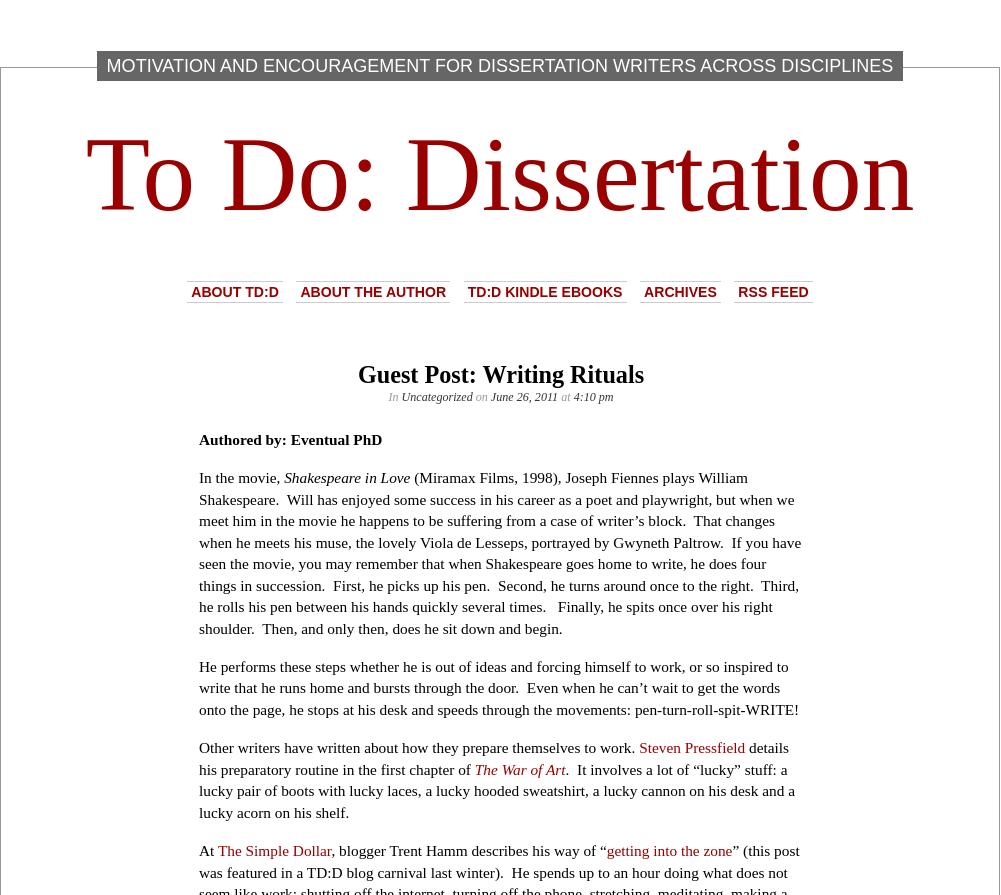 The height and width of the screenshot is (895, 1001). I want to click on 'Motivation and Encouragement for Dissertation Writers Across Disciplines', so click(105, 65).